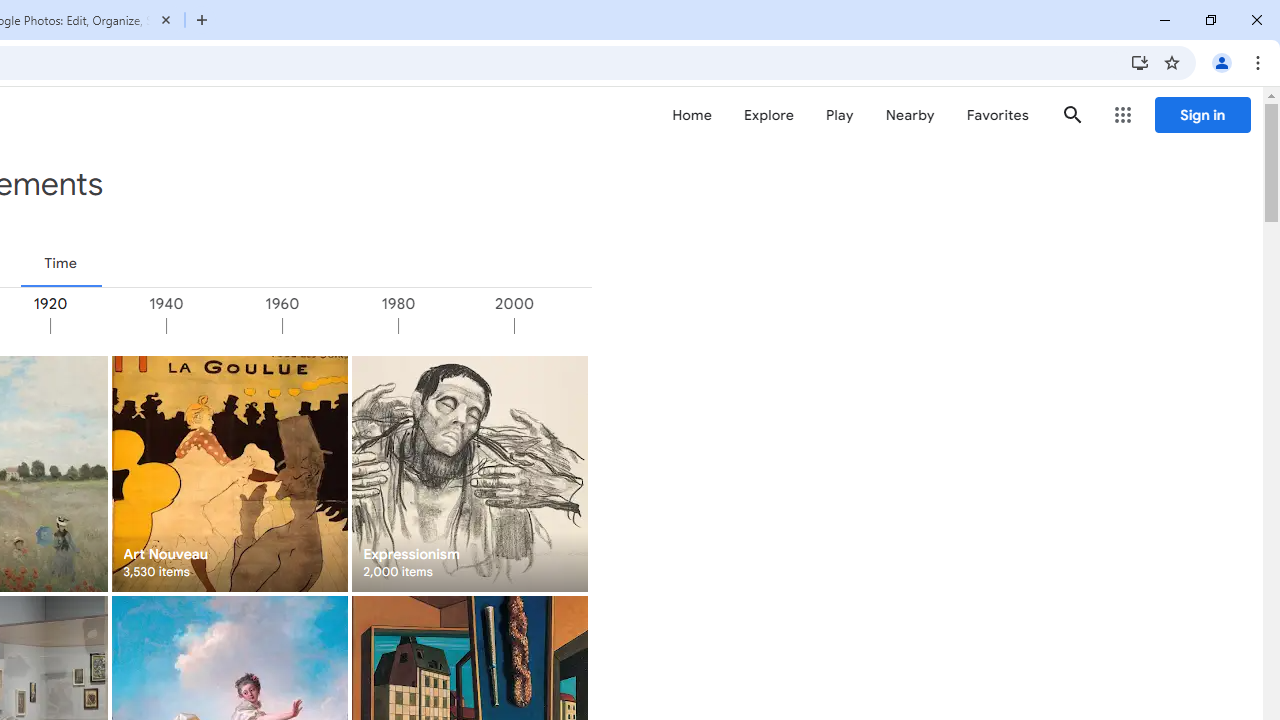  I want to click on '2000', so click(570, 325).